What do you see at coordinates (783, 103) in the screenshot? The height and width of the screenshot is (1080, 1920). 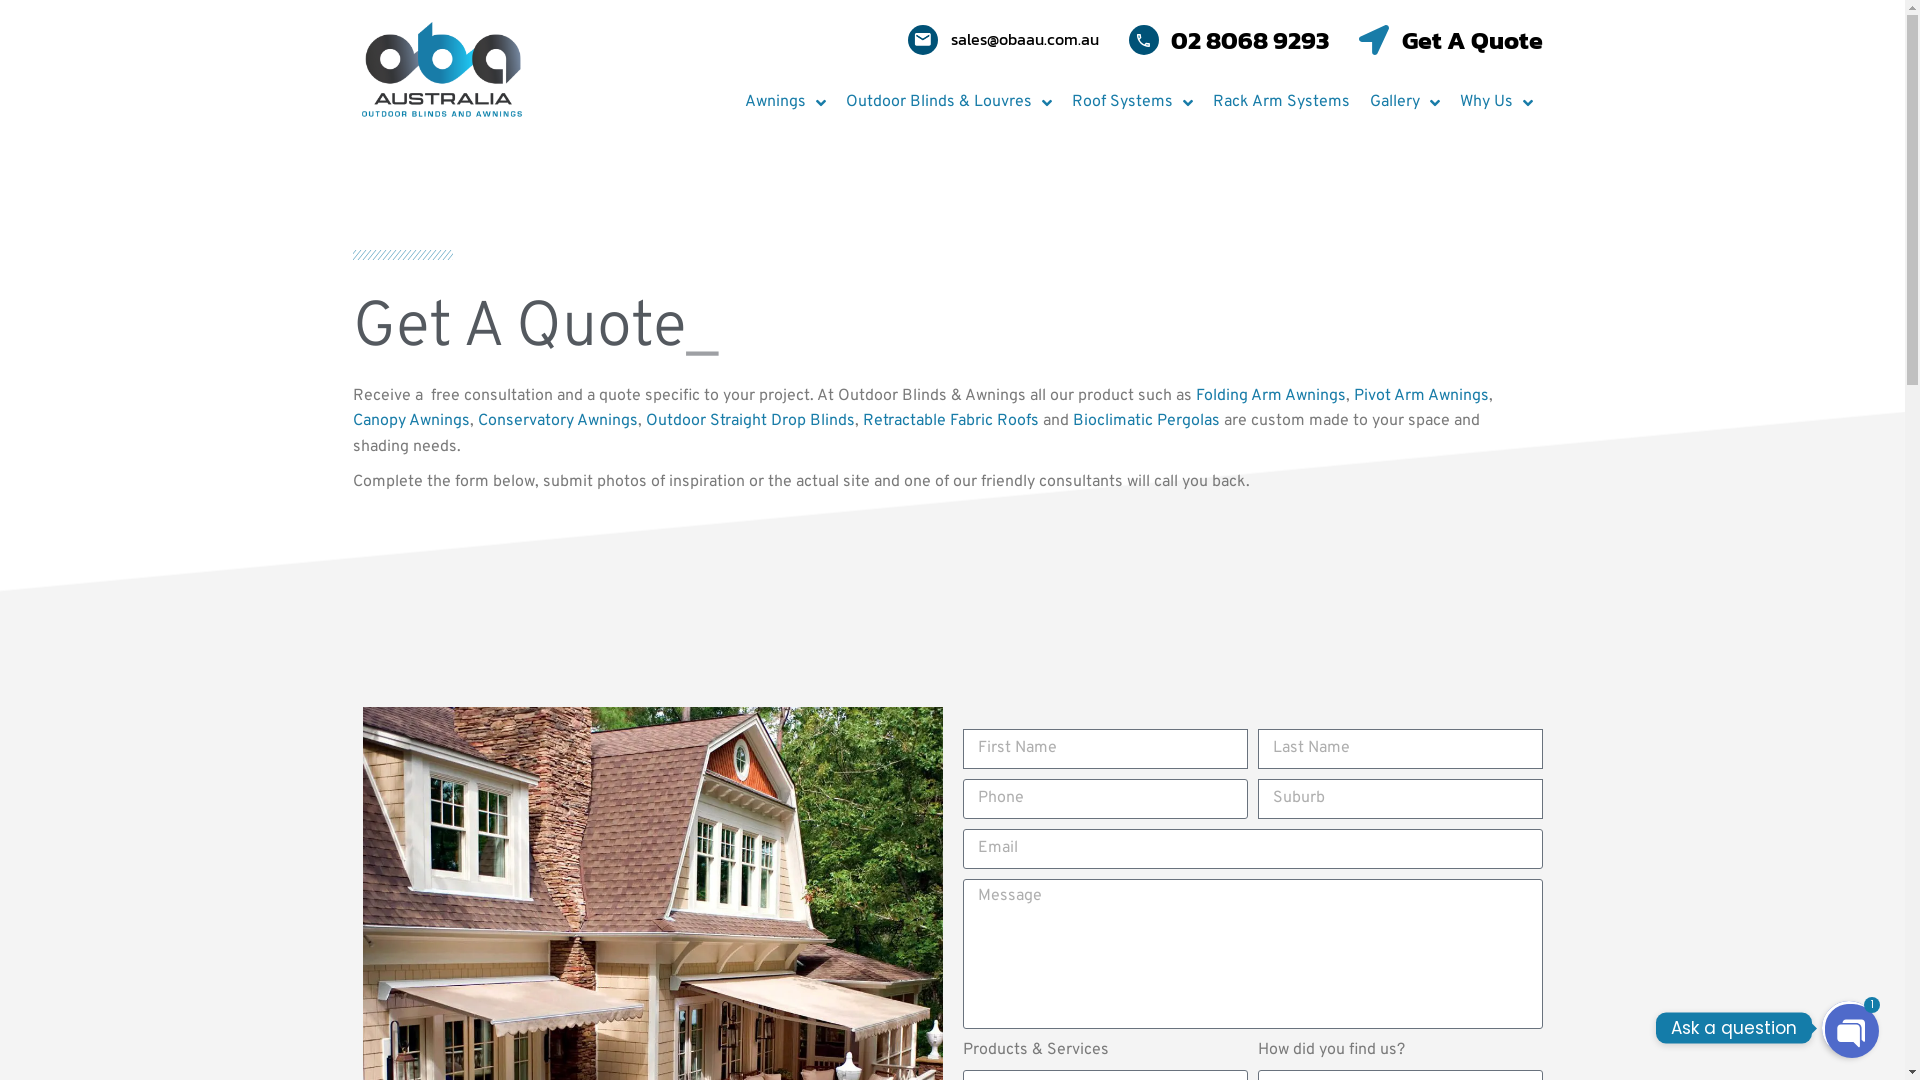 I see `'Awnings'` at bounding box center [783, 103].